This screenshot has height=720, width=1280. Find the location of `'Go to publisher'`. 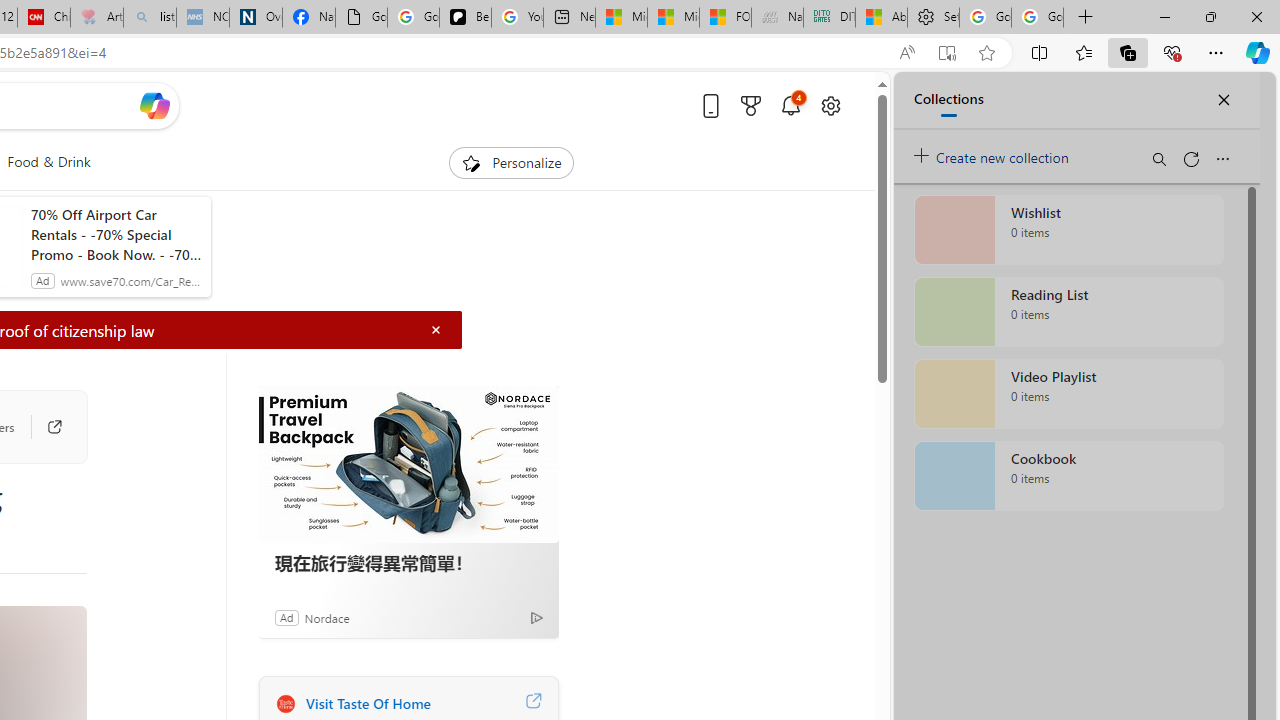

'Go to publisher' is located at coordinates (44, 425).